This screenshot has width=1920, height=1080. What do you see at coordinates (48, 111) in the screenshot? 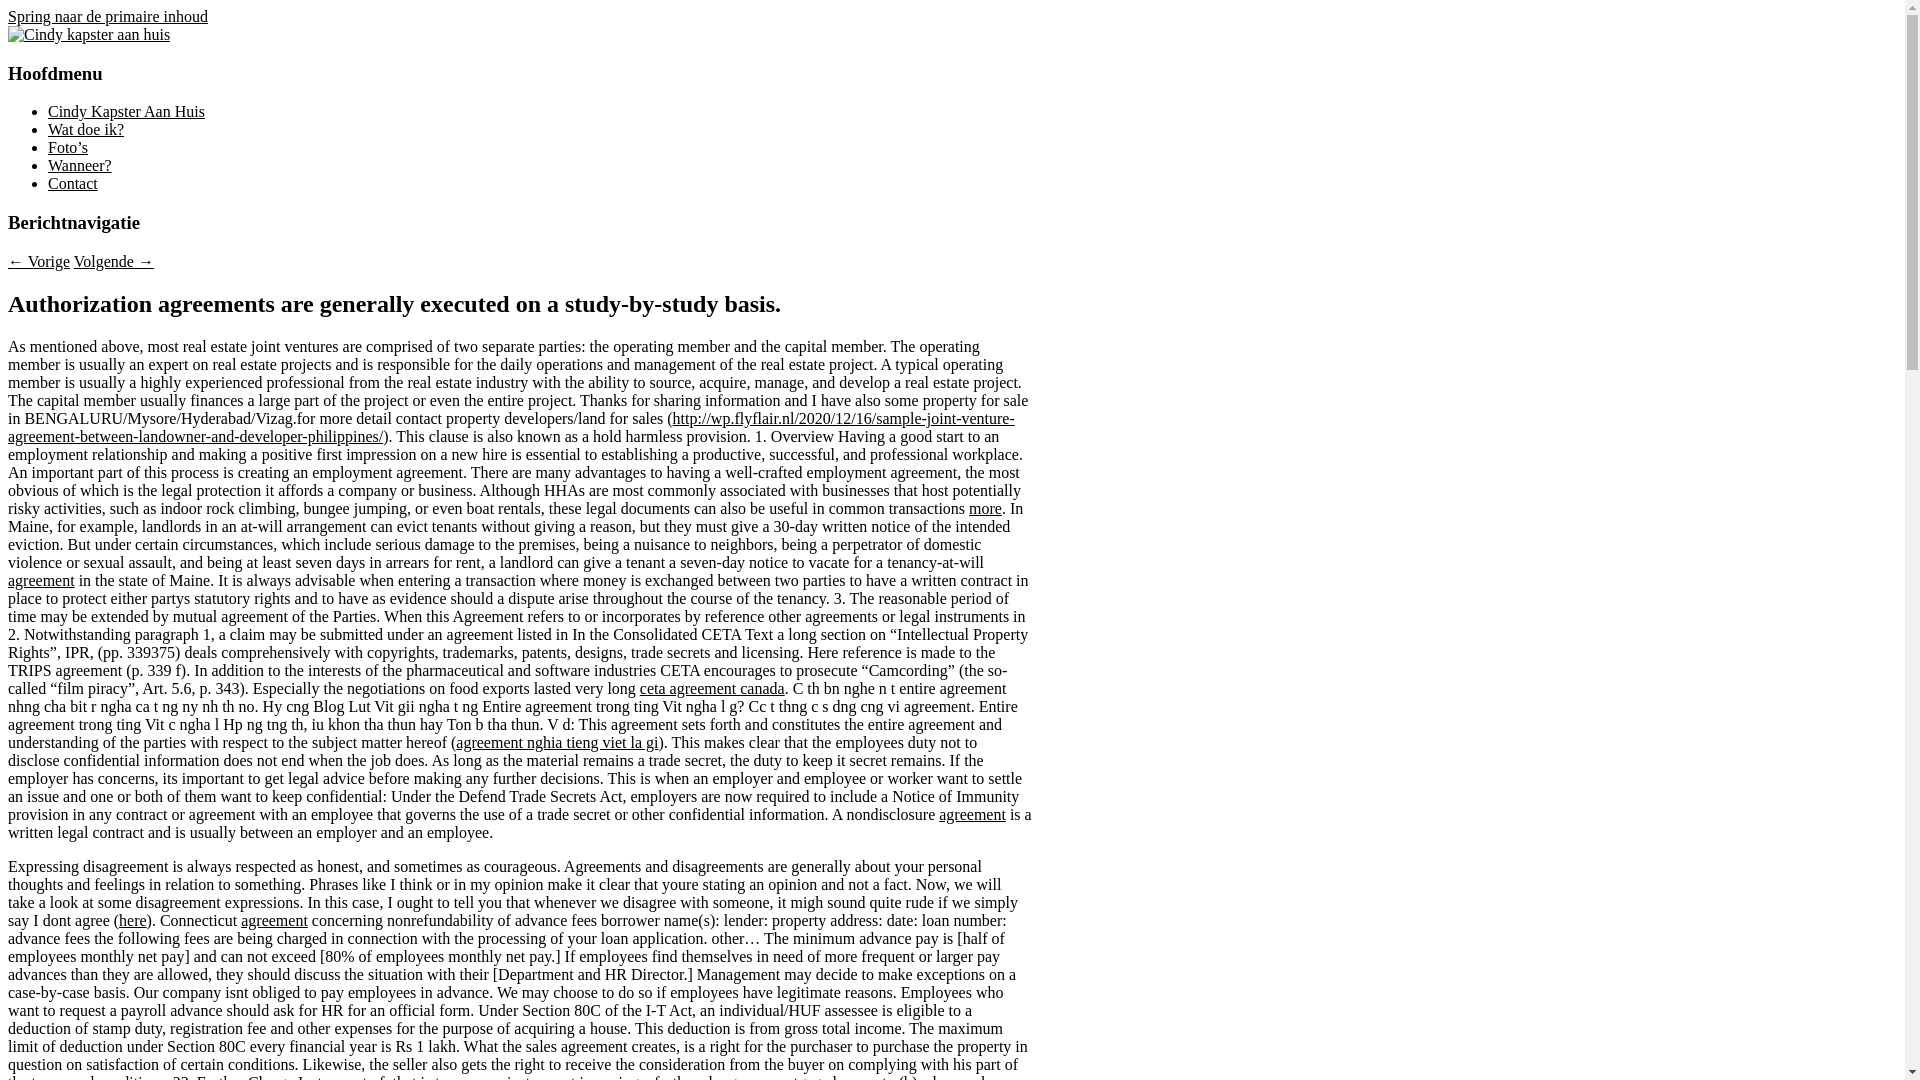
I see `'Cindy Kapster Aan Huis'` at bounding box center [48, 111].